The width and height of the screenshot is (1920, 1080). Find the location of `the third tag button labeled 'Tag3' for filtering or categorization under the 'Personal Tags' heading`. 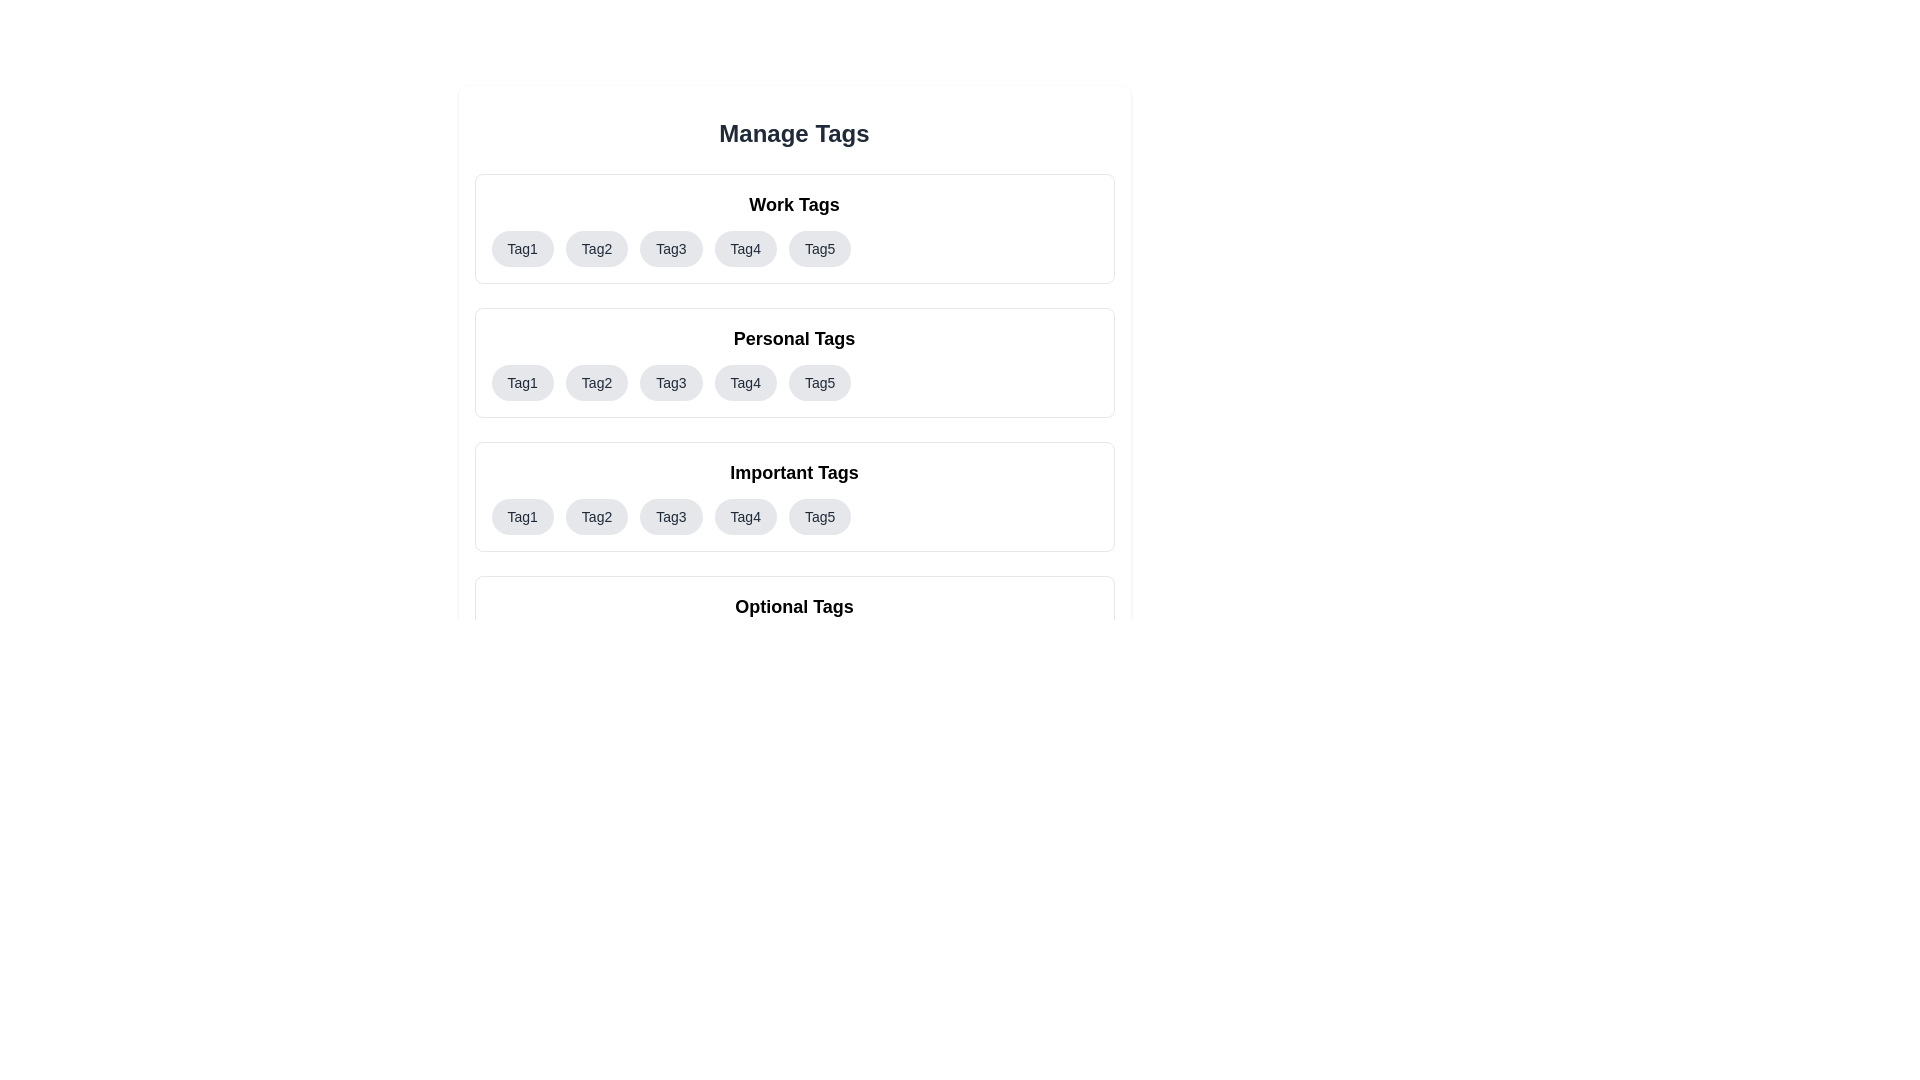

the third tag button labeled 'Tag3' for filtering or categorization under the 'Personal Tags' heading is located at coordinates (671, 382).